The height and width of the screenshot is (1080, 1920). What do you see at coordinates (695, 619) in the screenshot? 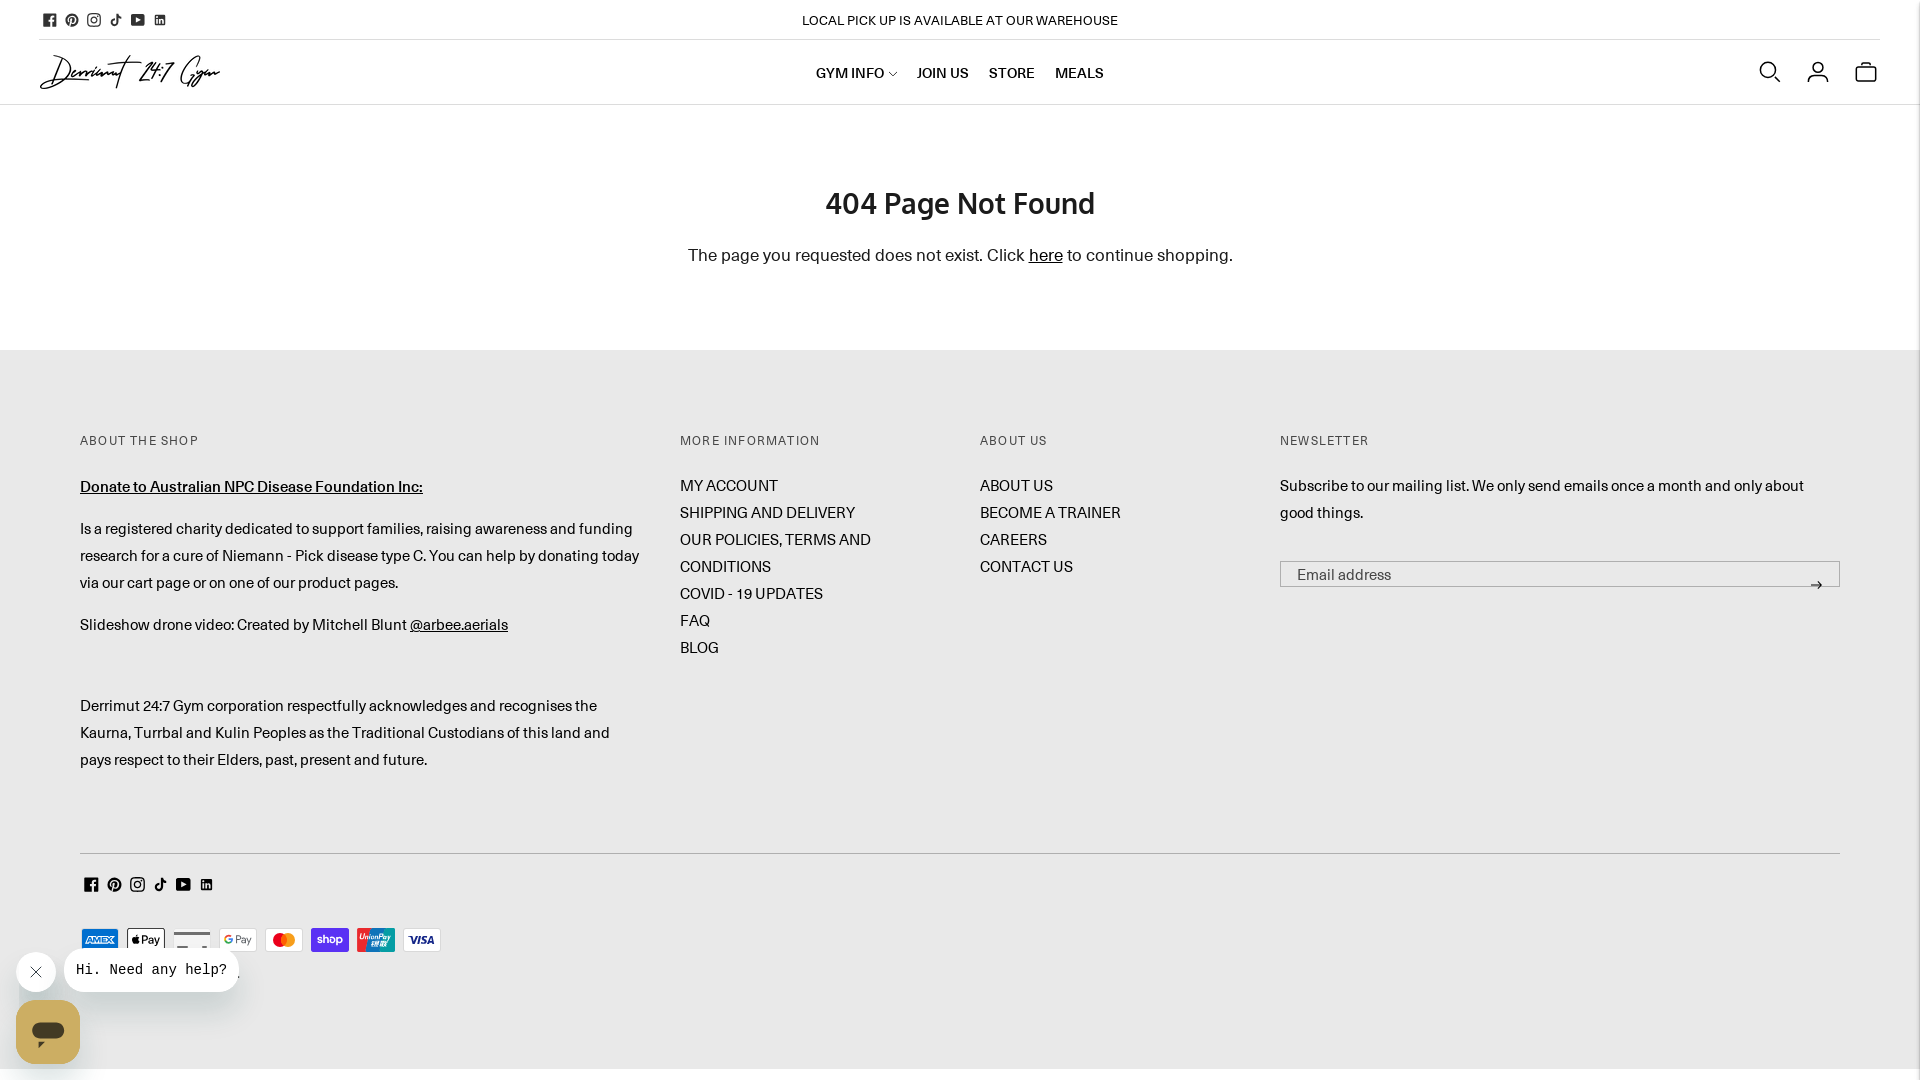
I see `'FAQ'` at bounding box center [695, 619].